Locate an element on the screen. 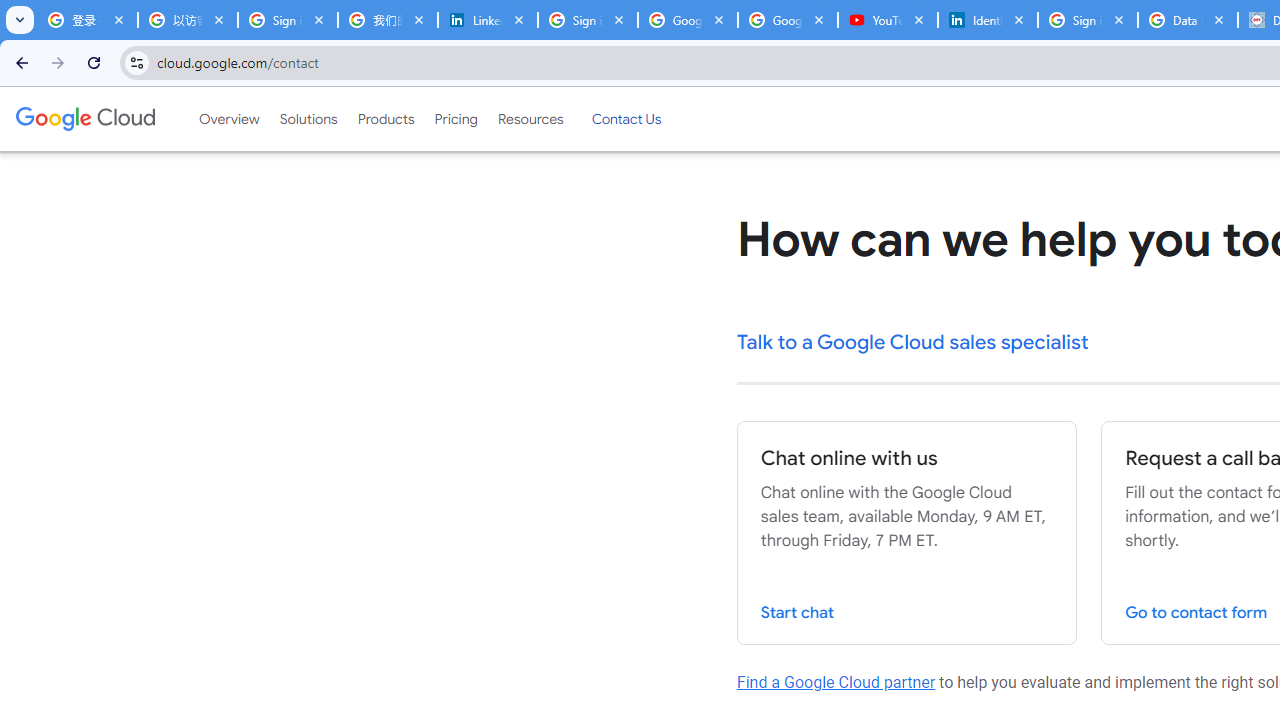 The height and width of the screenshot is (720, 1280). 'Resources' is located at coordinates (530, 119).